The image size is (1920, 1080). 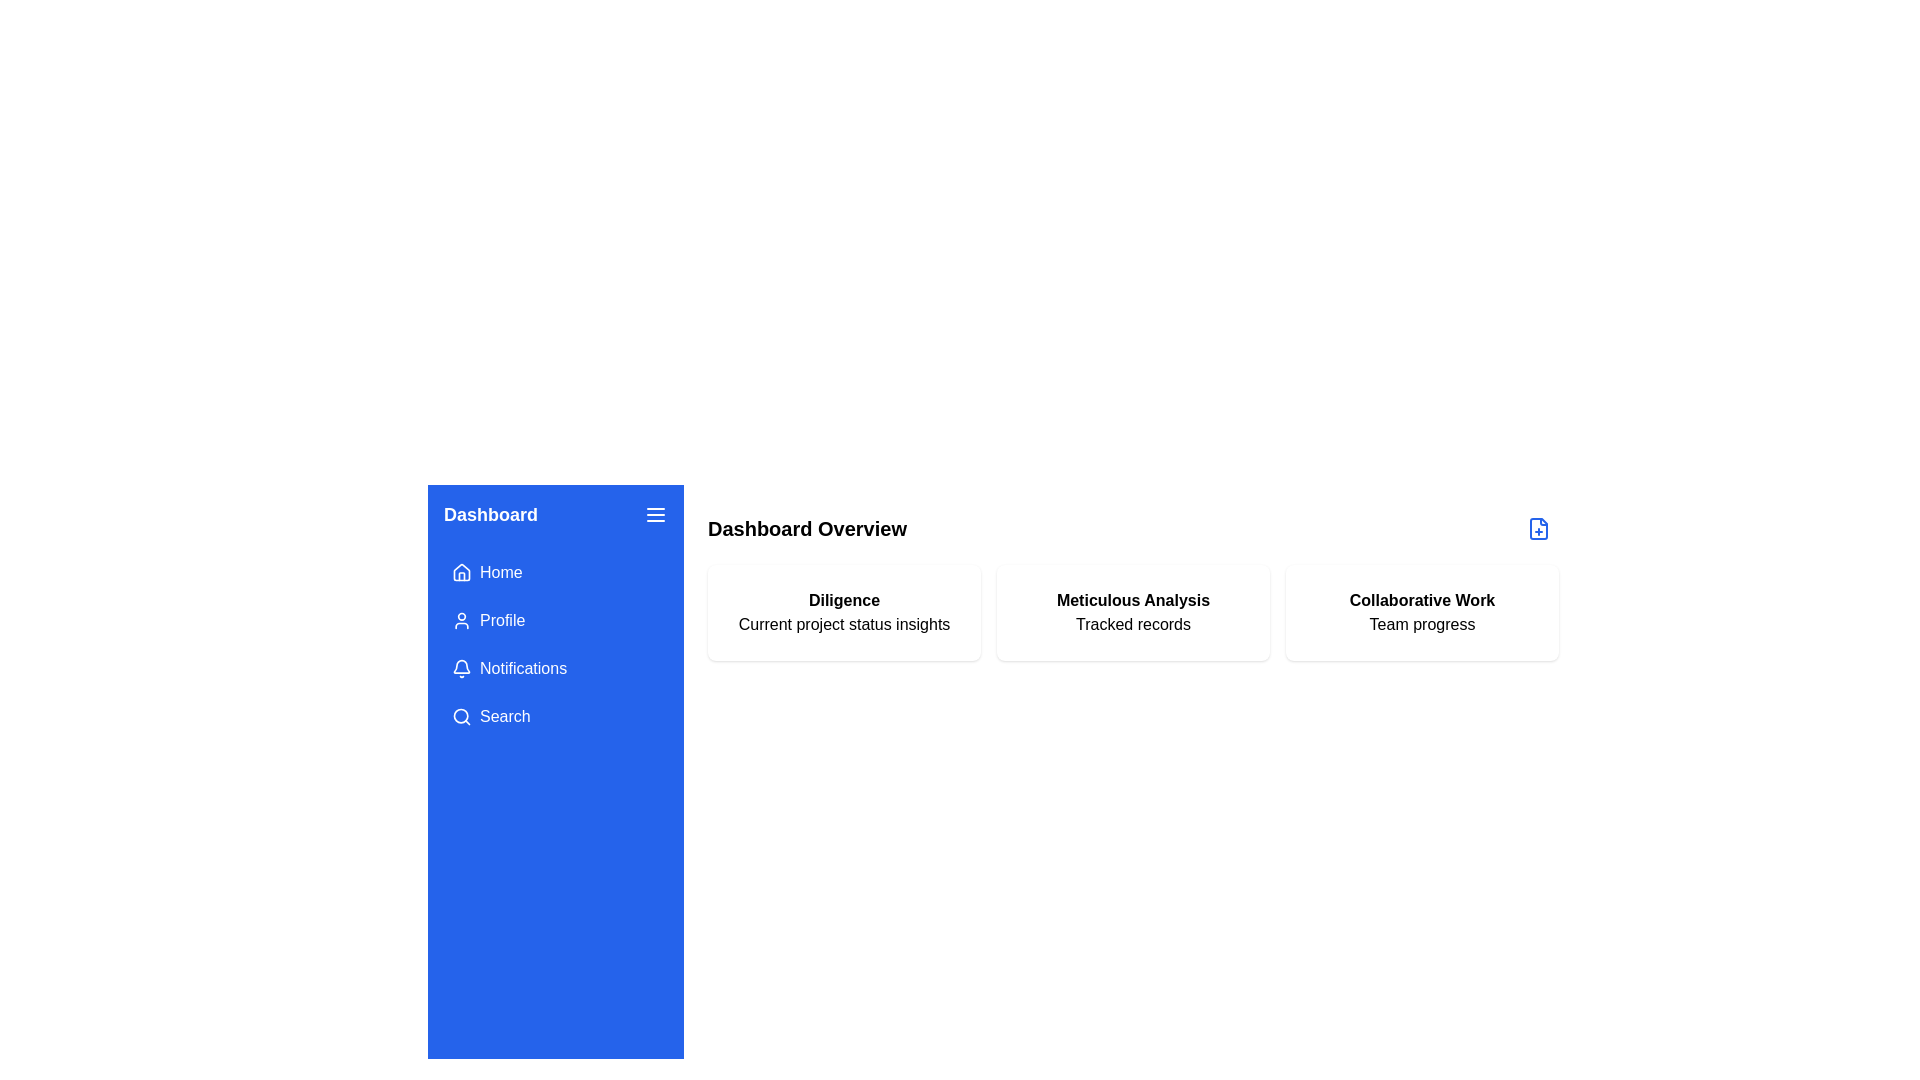 What do you see at coordinates (1133, 612) in the screenshot?
I see `the Informational Card that provides insights related to 'Meticulous Analysis' and 'Tracked records', located in the middle column of the grid layout` at bounding box center [1133, 612].